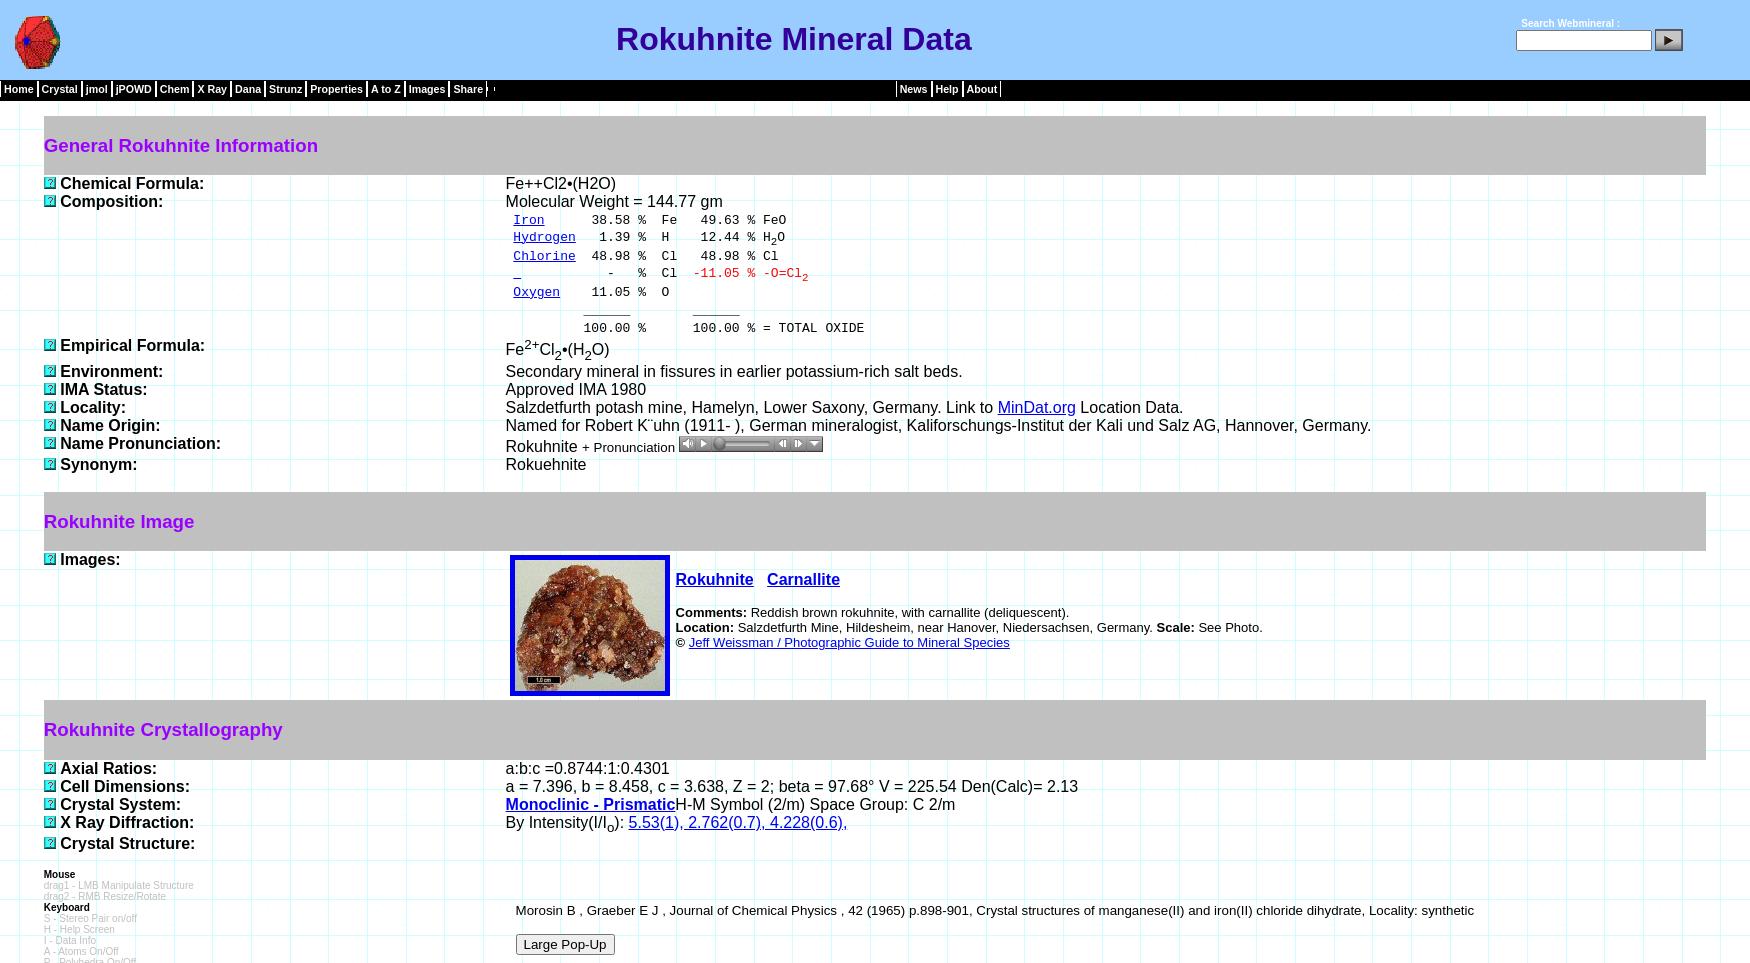 This screenshot has height=963, width=1750. Describe the element at coordinates (705, 626) in the screenshot. I see `'Location:'` at that location.